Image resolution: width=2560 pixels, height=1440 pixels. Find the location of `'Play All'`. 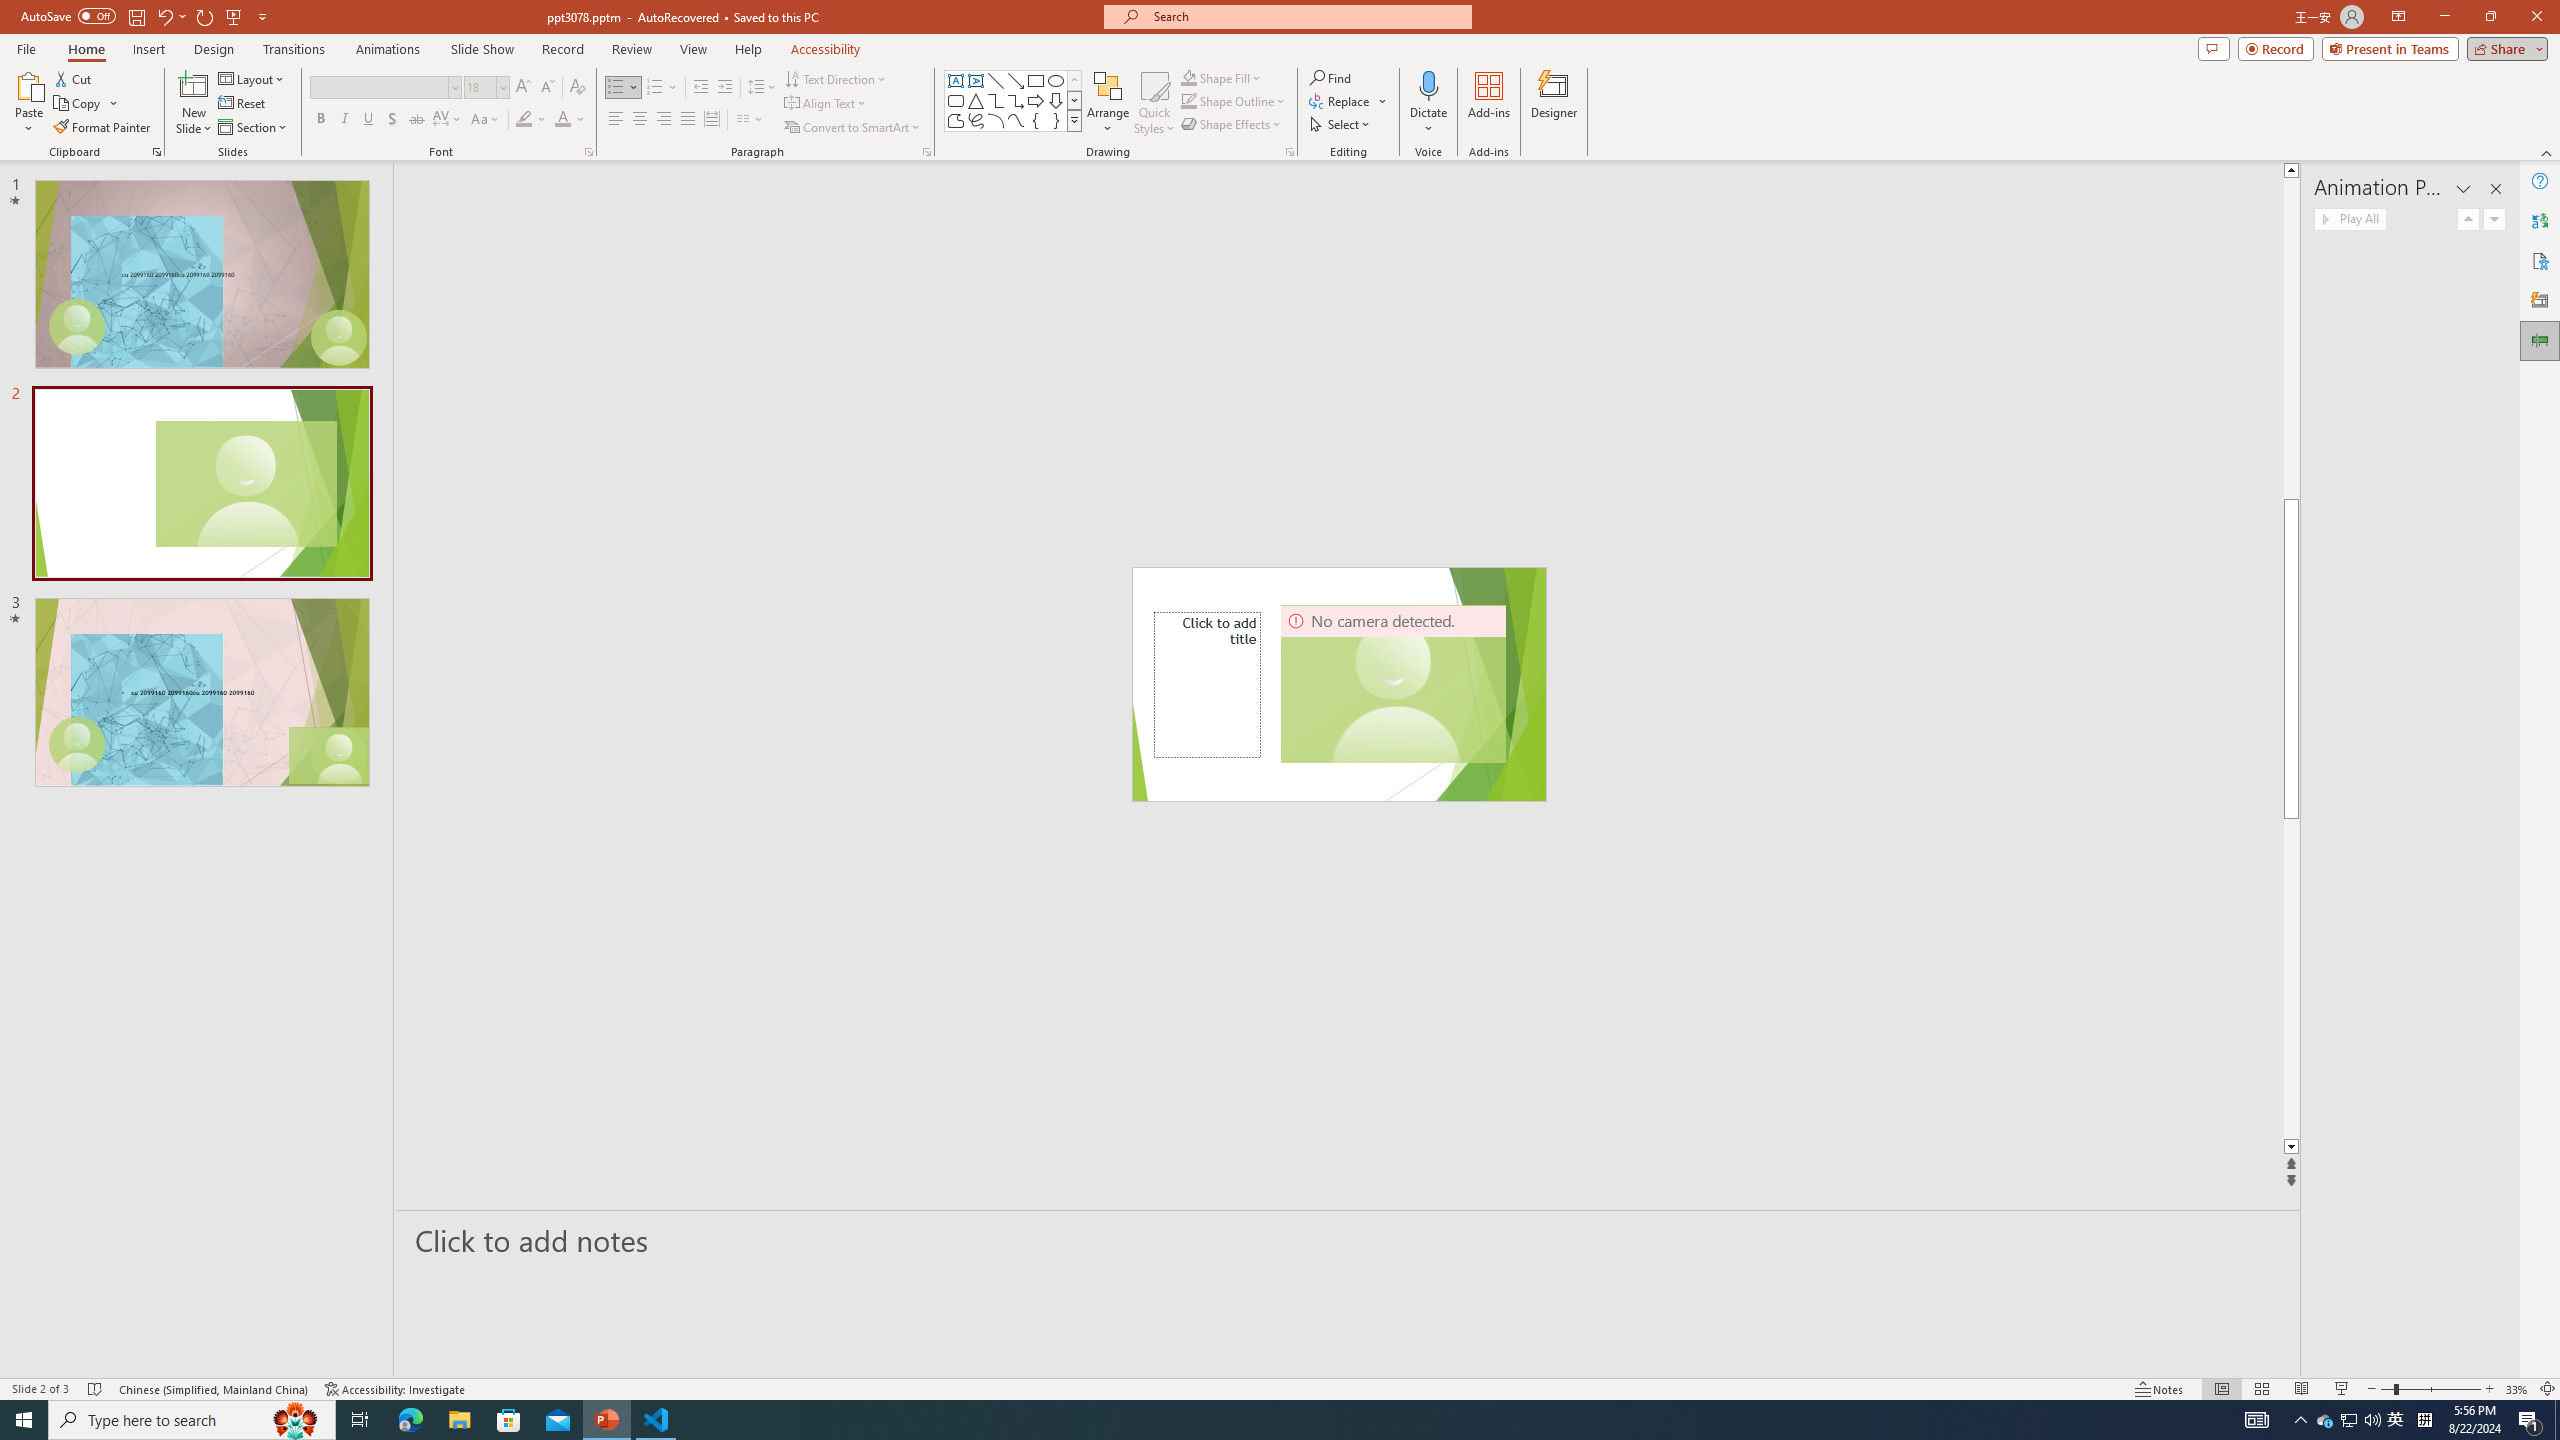

'Play All' is located at coordinates (2349, 218).